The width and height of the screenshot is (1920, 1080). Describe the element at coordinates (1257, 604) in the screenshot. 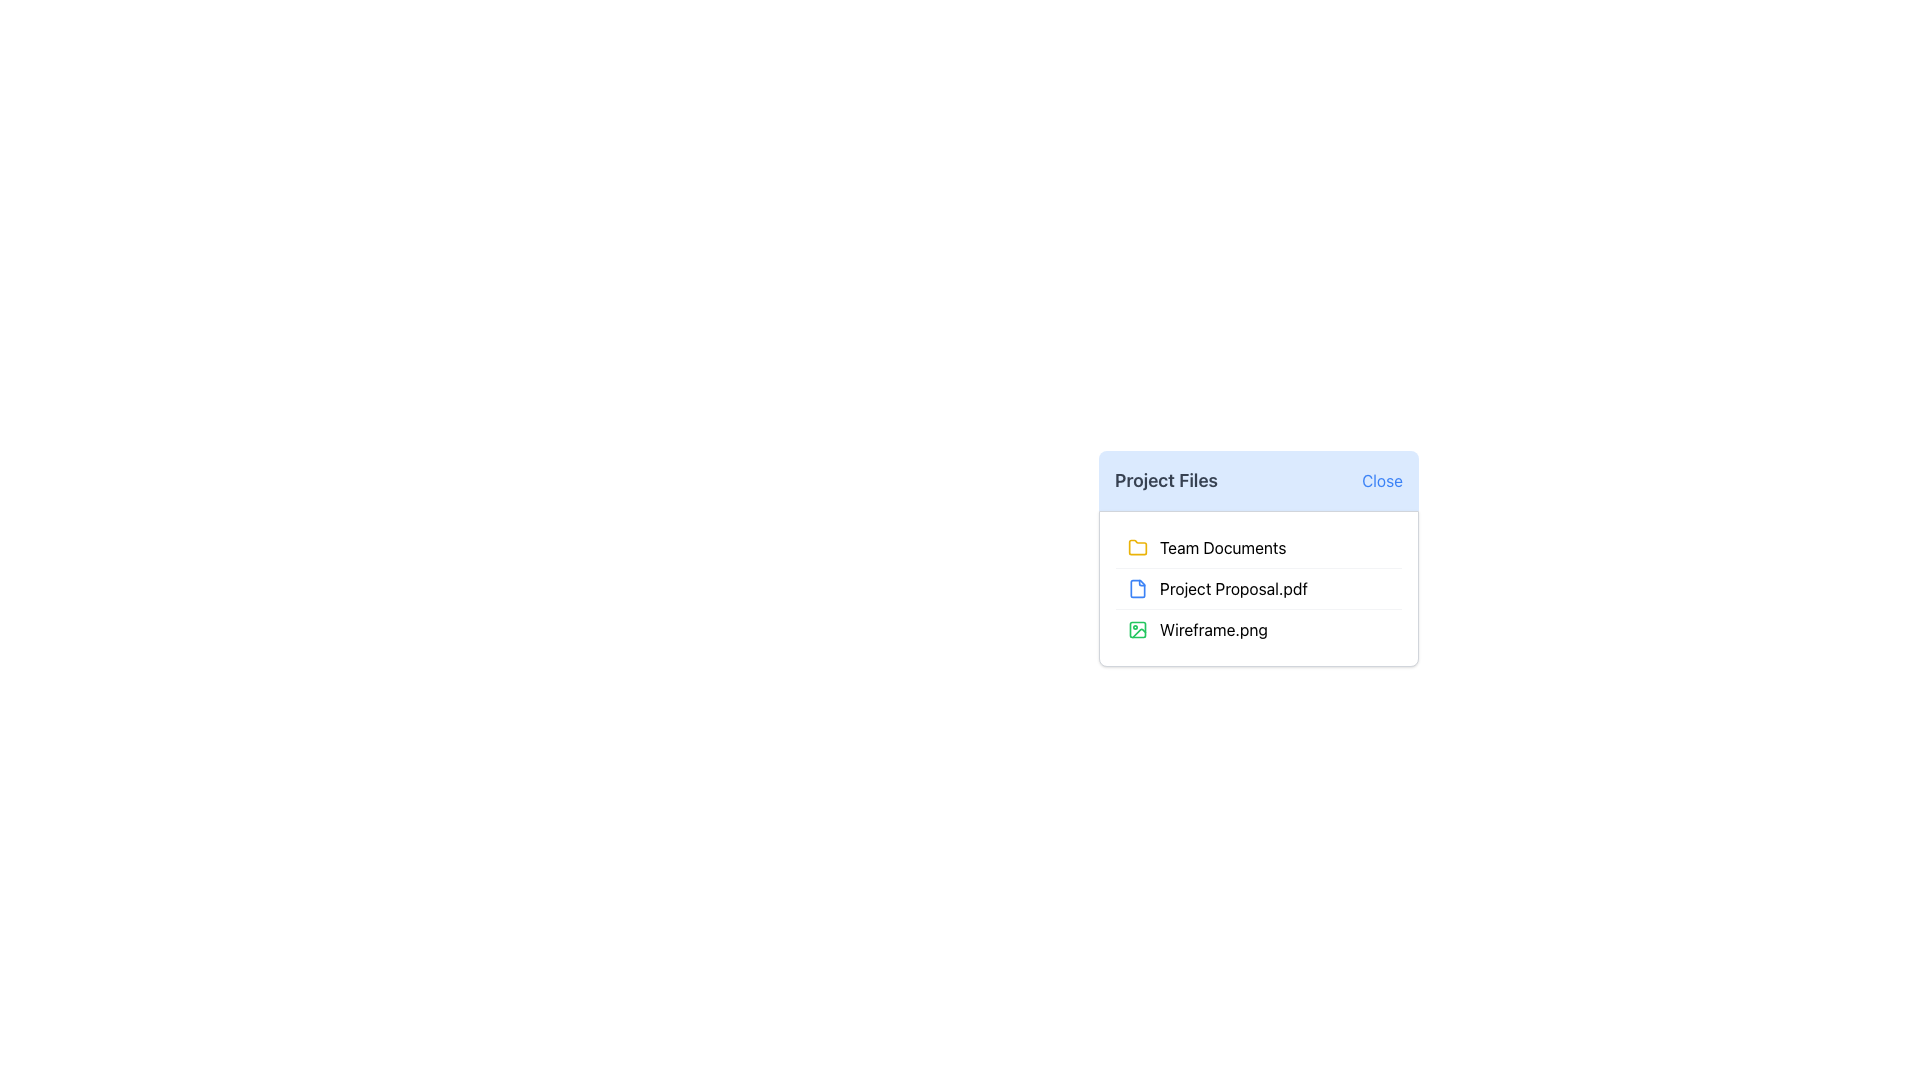

I see `the displayed file names in the 'Project Files' modal dialog` at that location.